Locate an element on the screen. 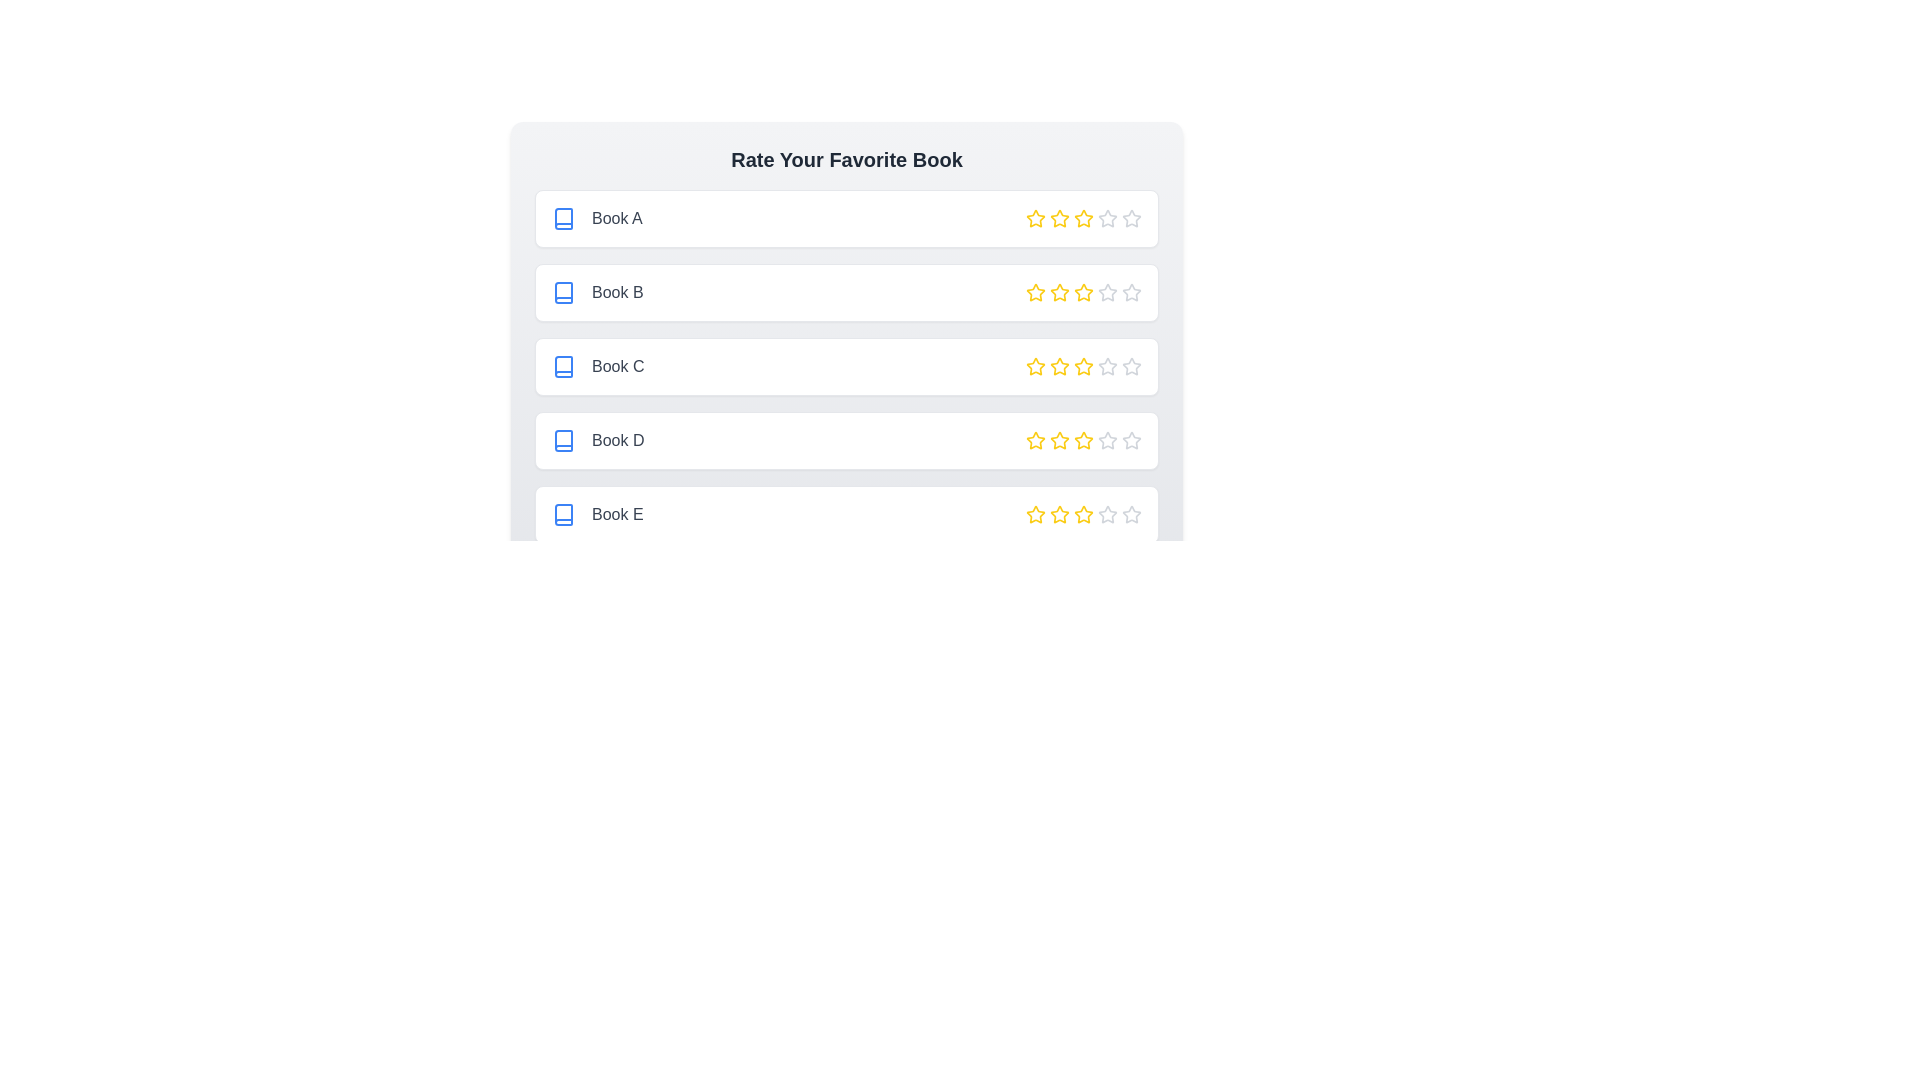 The width and height of the screenshot is (1920, 1080). the star corresponding to 2 stars for the book titled Book A is located at coordinates (1059, 219).